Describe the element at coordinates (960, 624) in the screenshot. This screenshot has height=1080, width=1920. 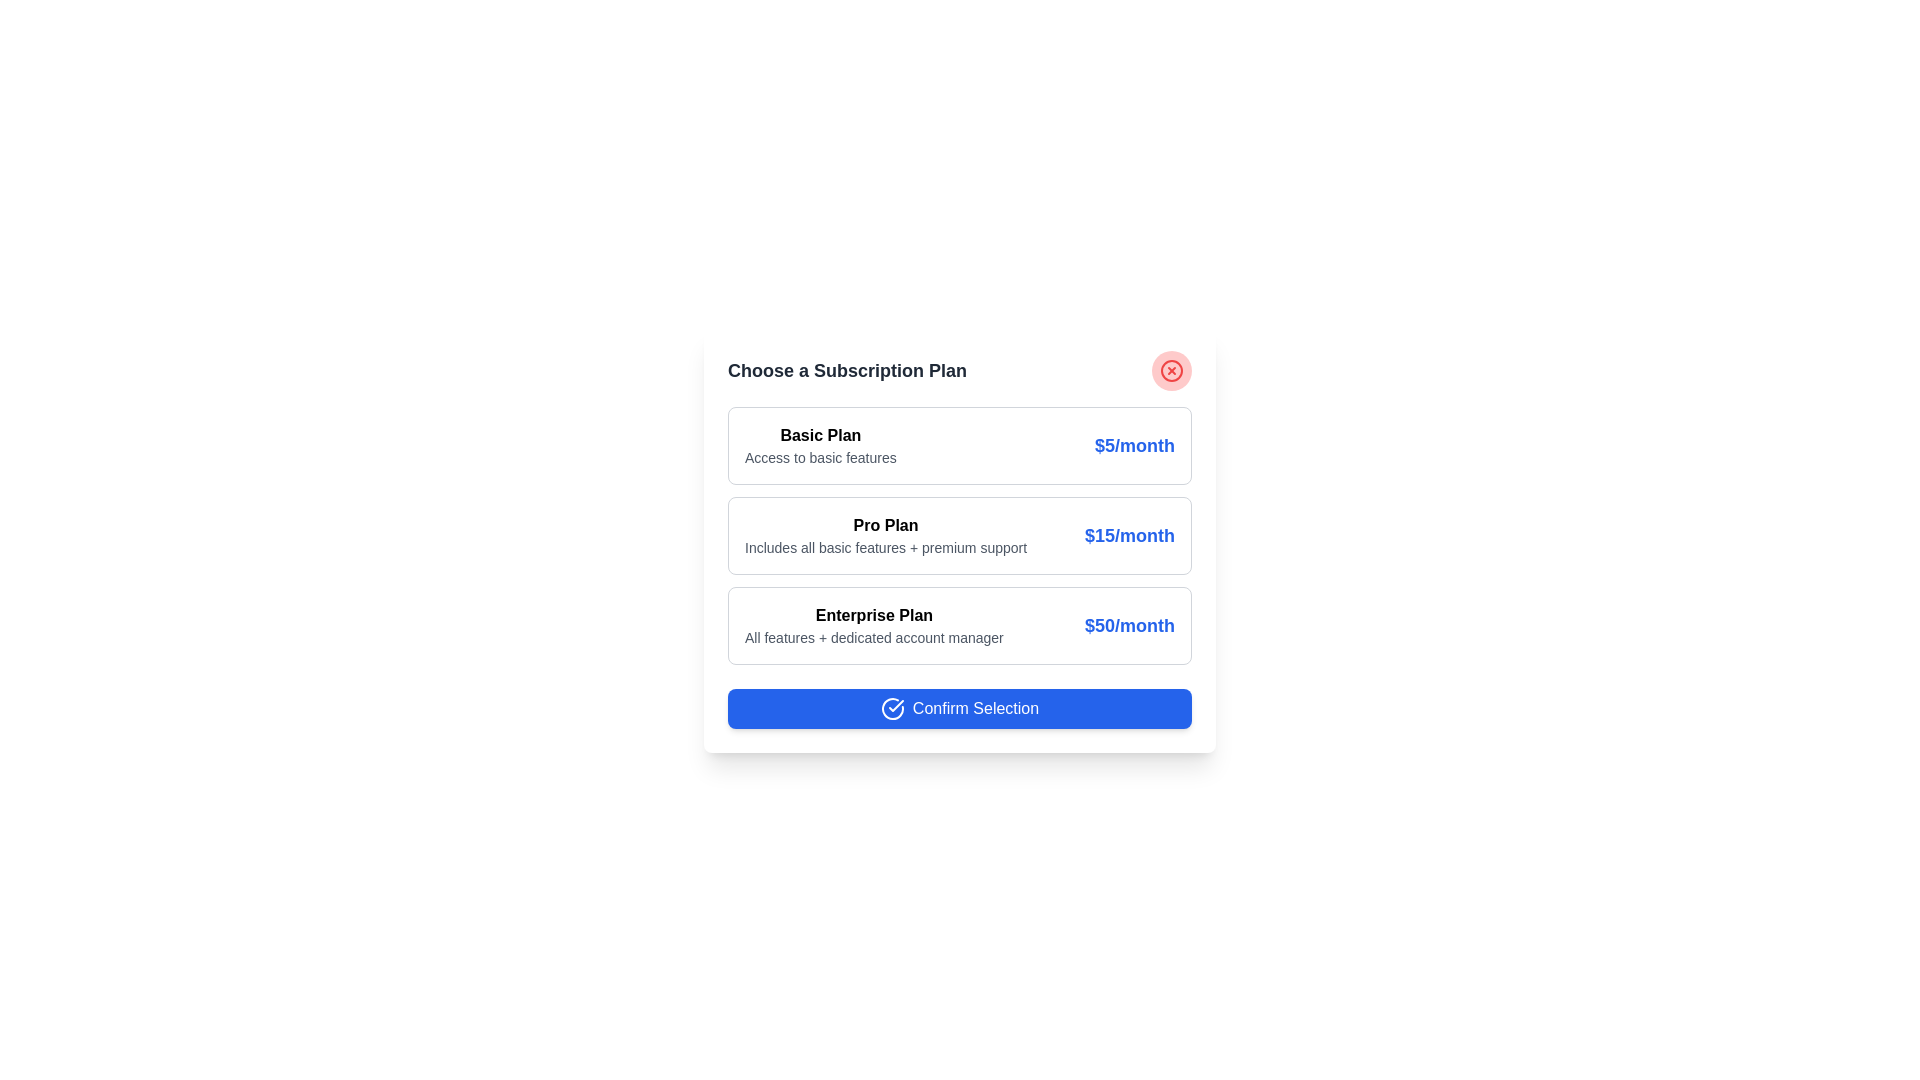
I see `the subscription plan Enterprise Plan` at that location.